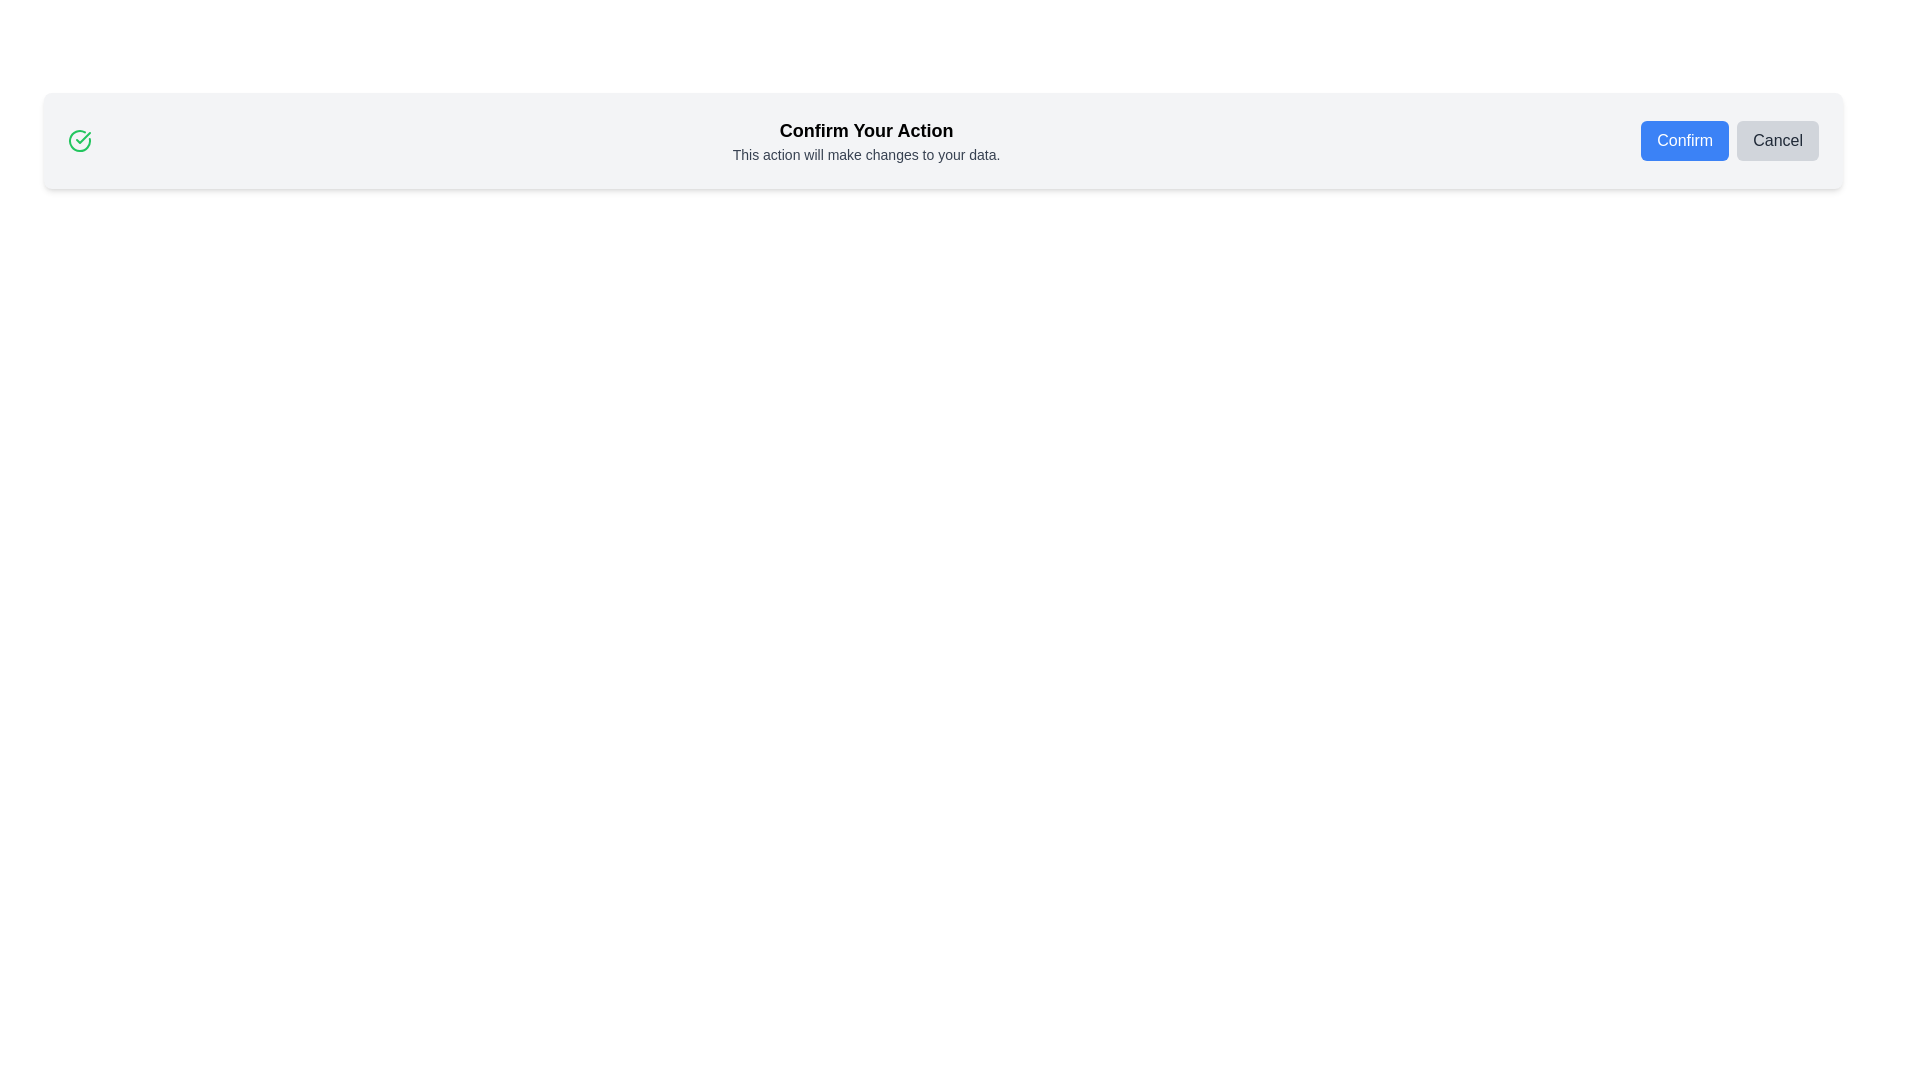 The height and width of the screenshot is (1080, 1920). What do you see at coordinates (866, 153) in the screenshot?
I see `informational text located beneath the 'Confirm Your Action' title, which is centrally aligned on the page` at bounding box center [866, 153].